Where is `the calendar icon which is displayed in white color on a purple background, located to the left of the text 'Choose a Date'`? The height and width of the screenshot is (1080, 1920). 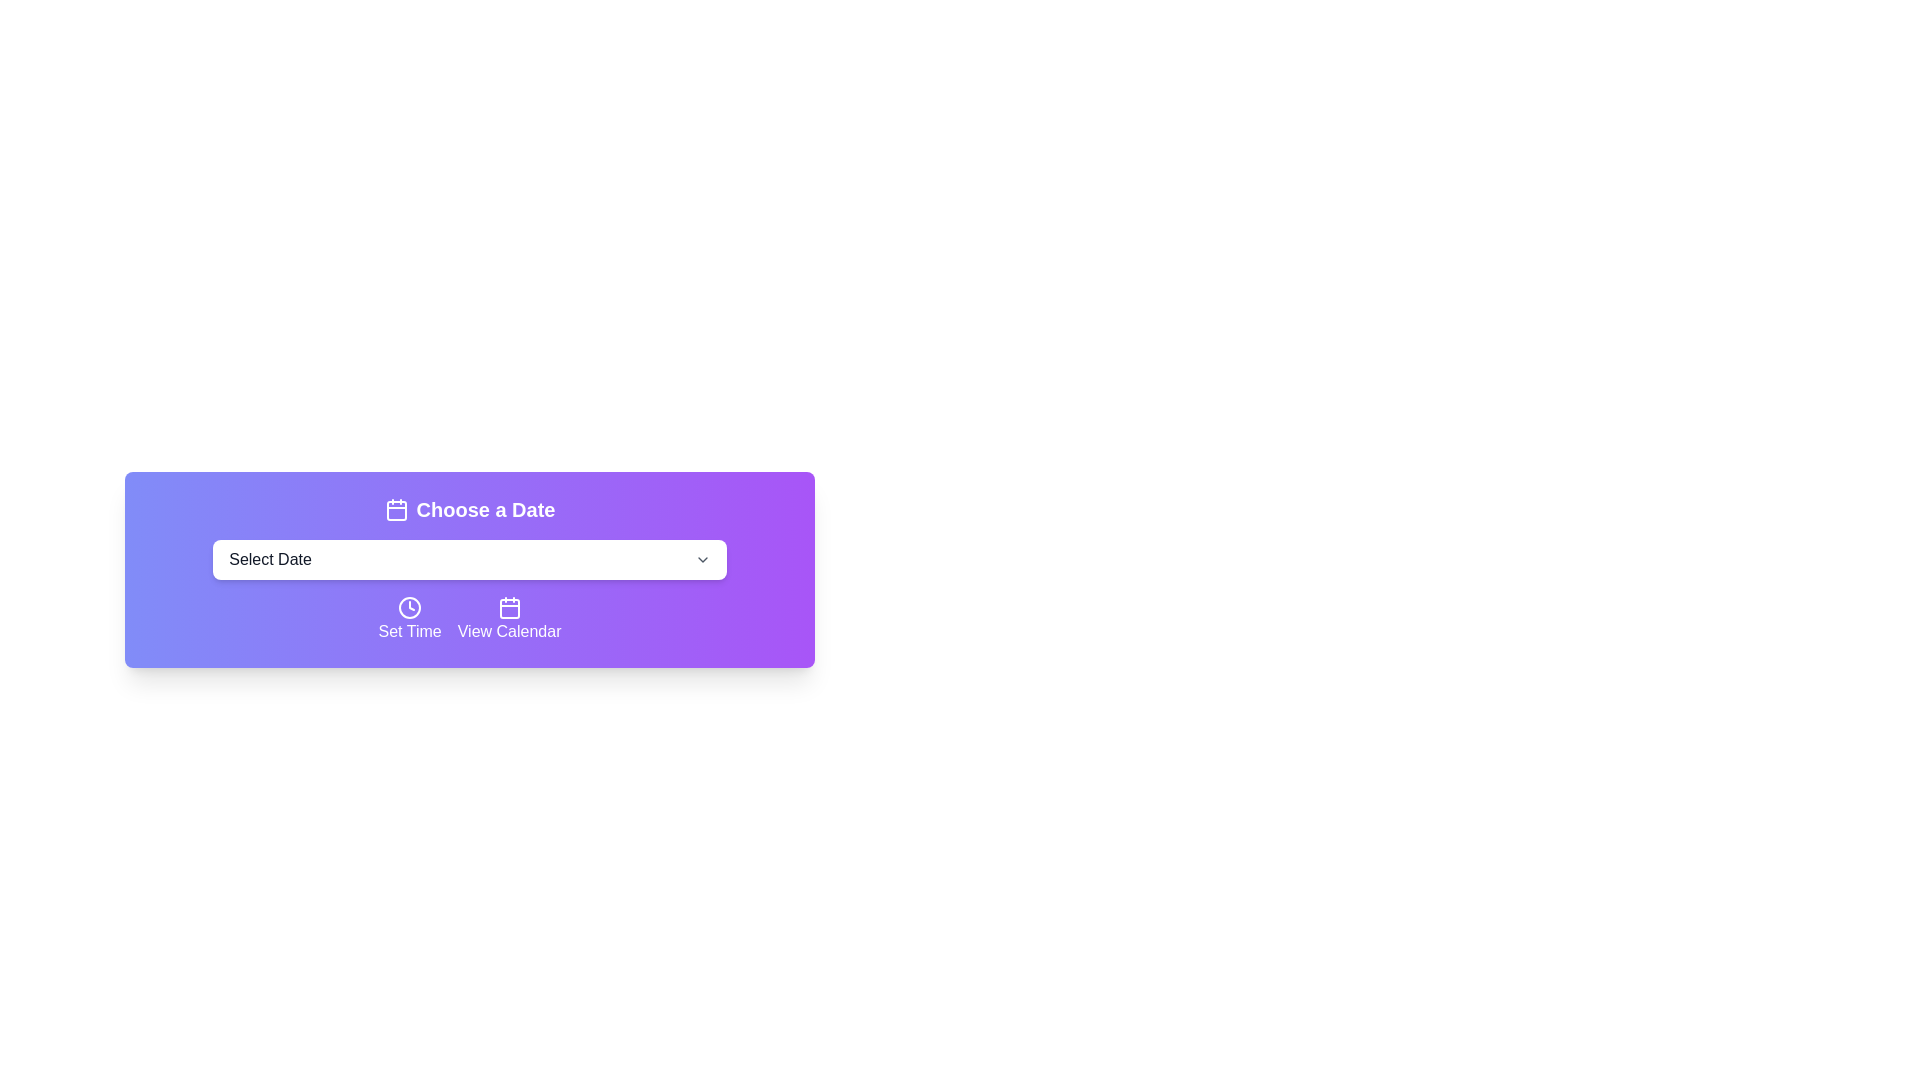
the calendar icon which is displayed in white color on a purple background, located to the left of the text 'Choose a Date' is located at coordinates (396, 508).